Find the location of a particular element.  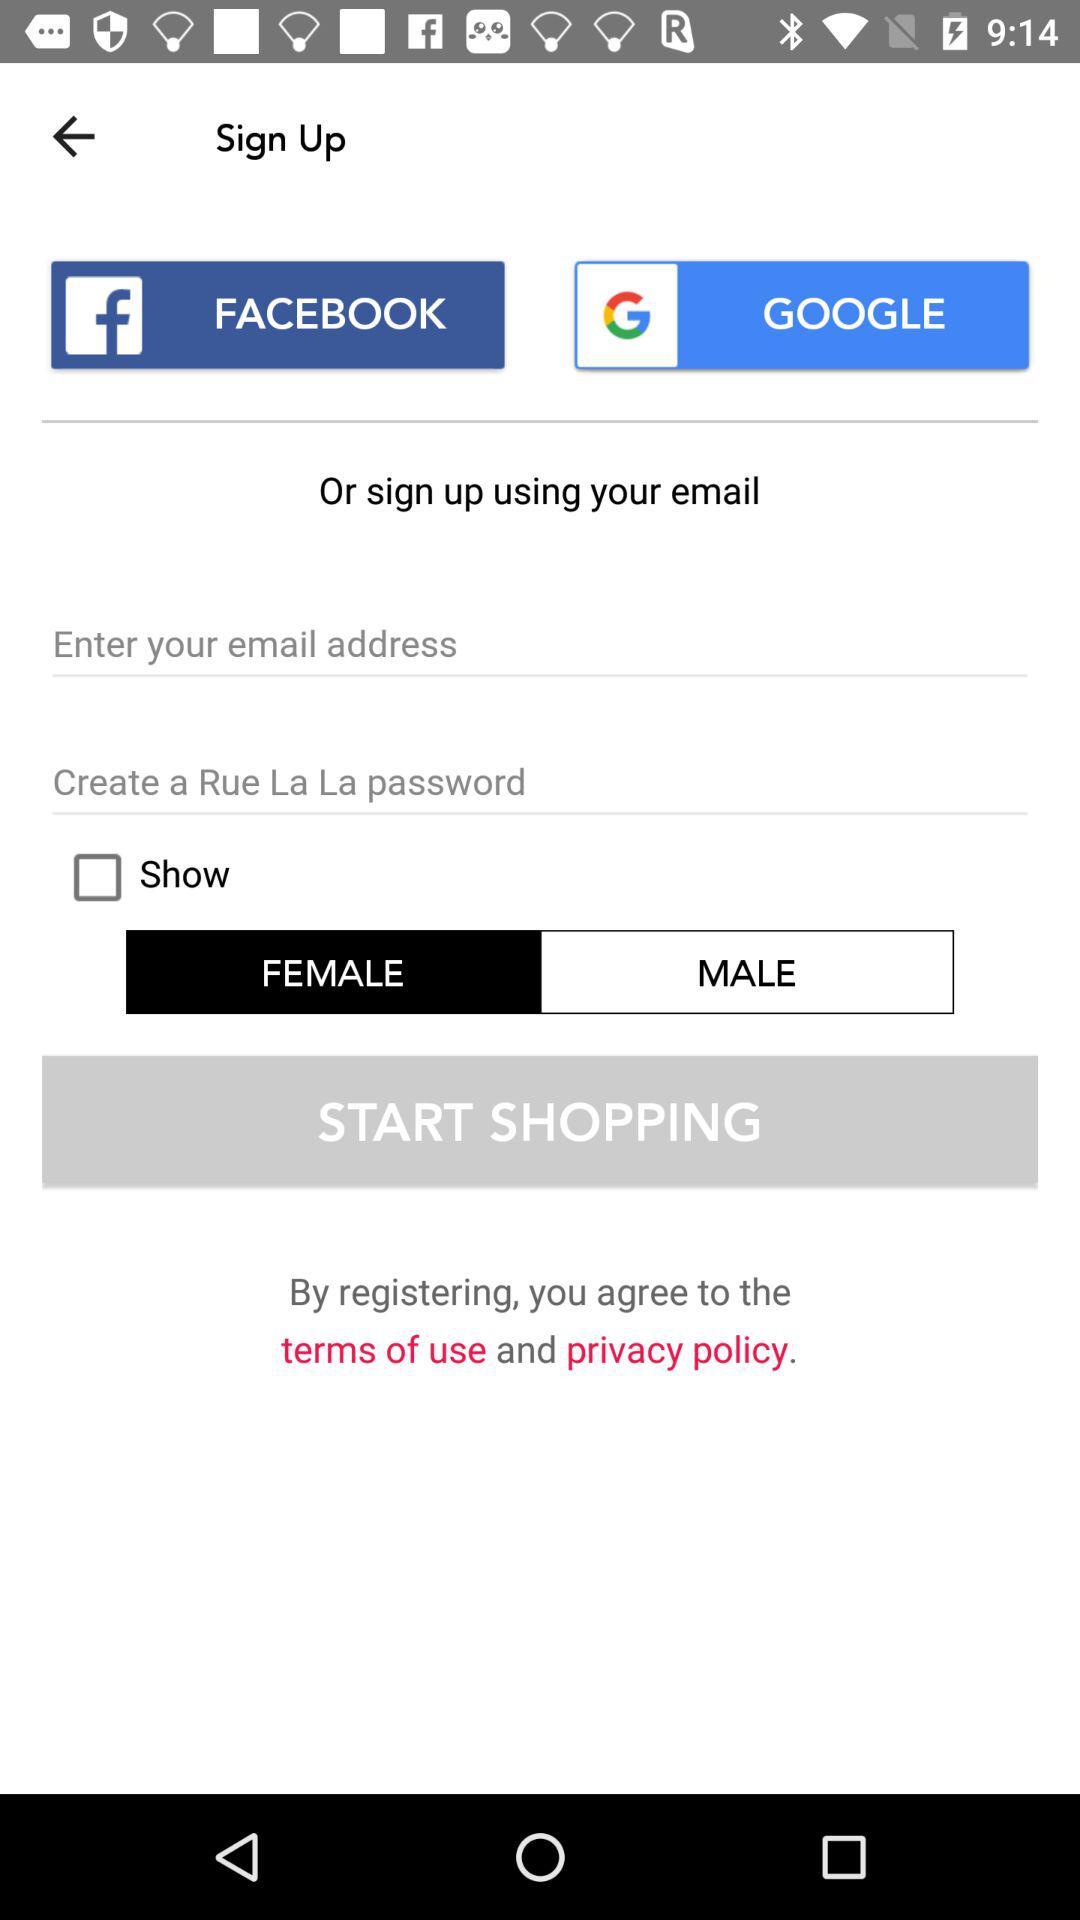

show icon is located at coordinates (141, 877).